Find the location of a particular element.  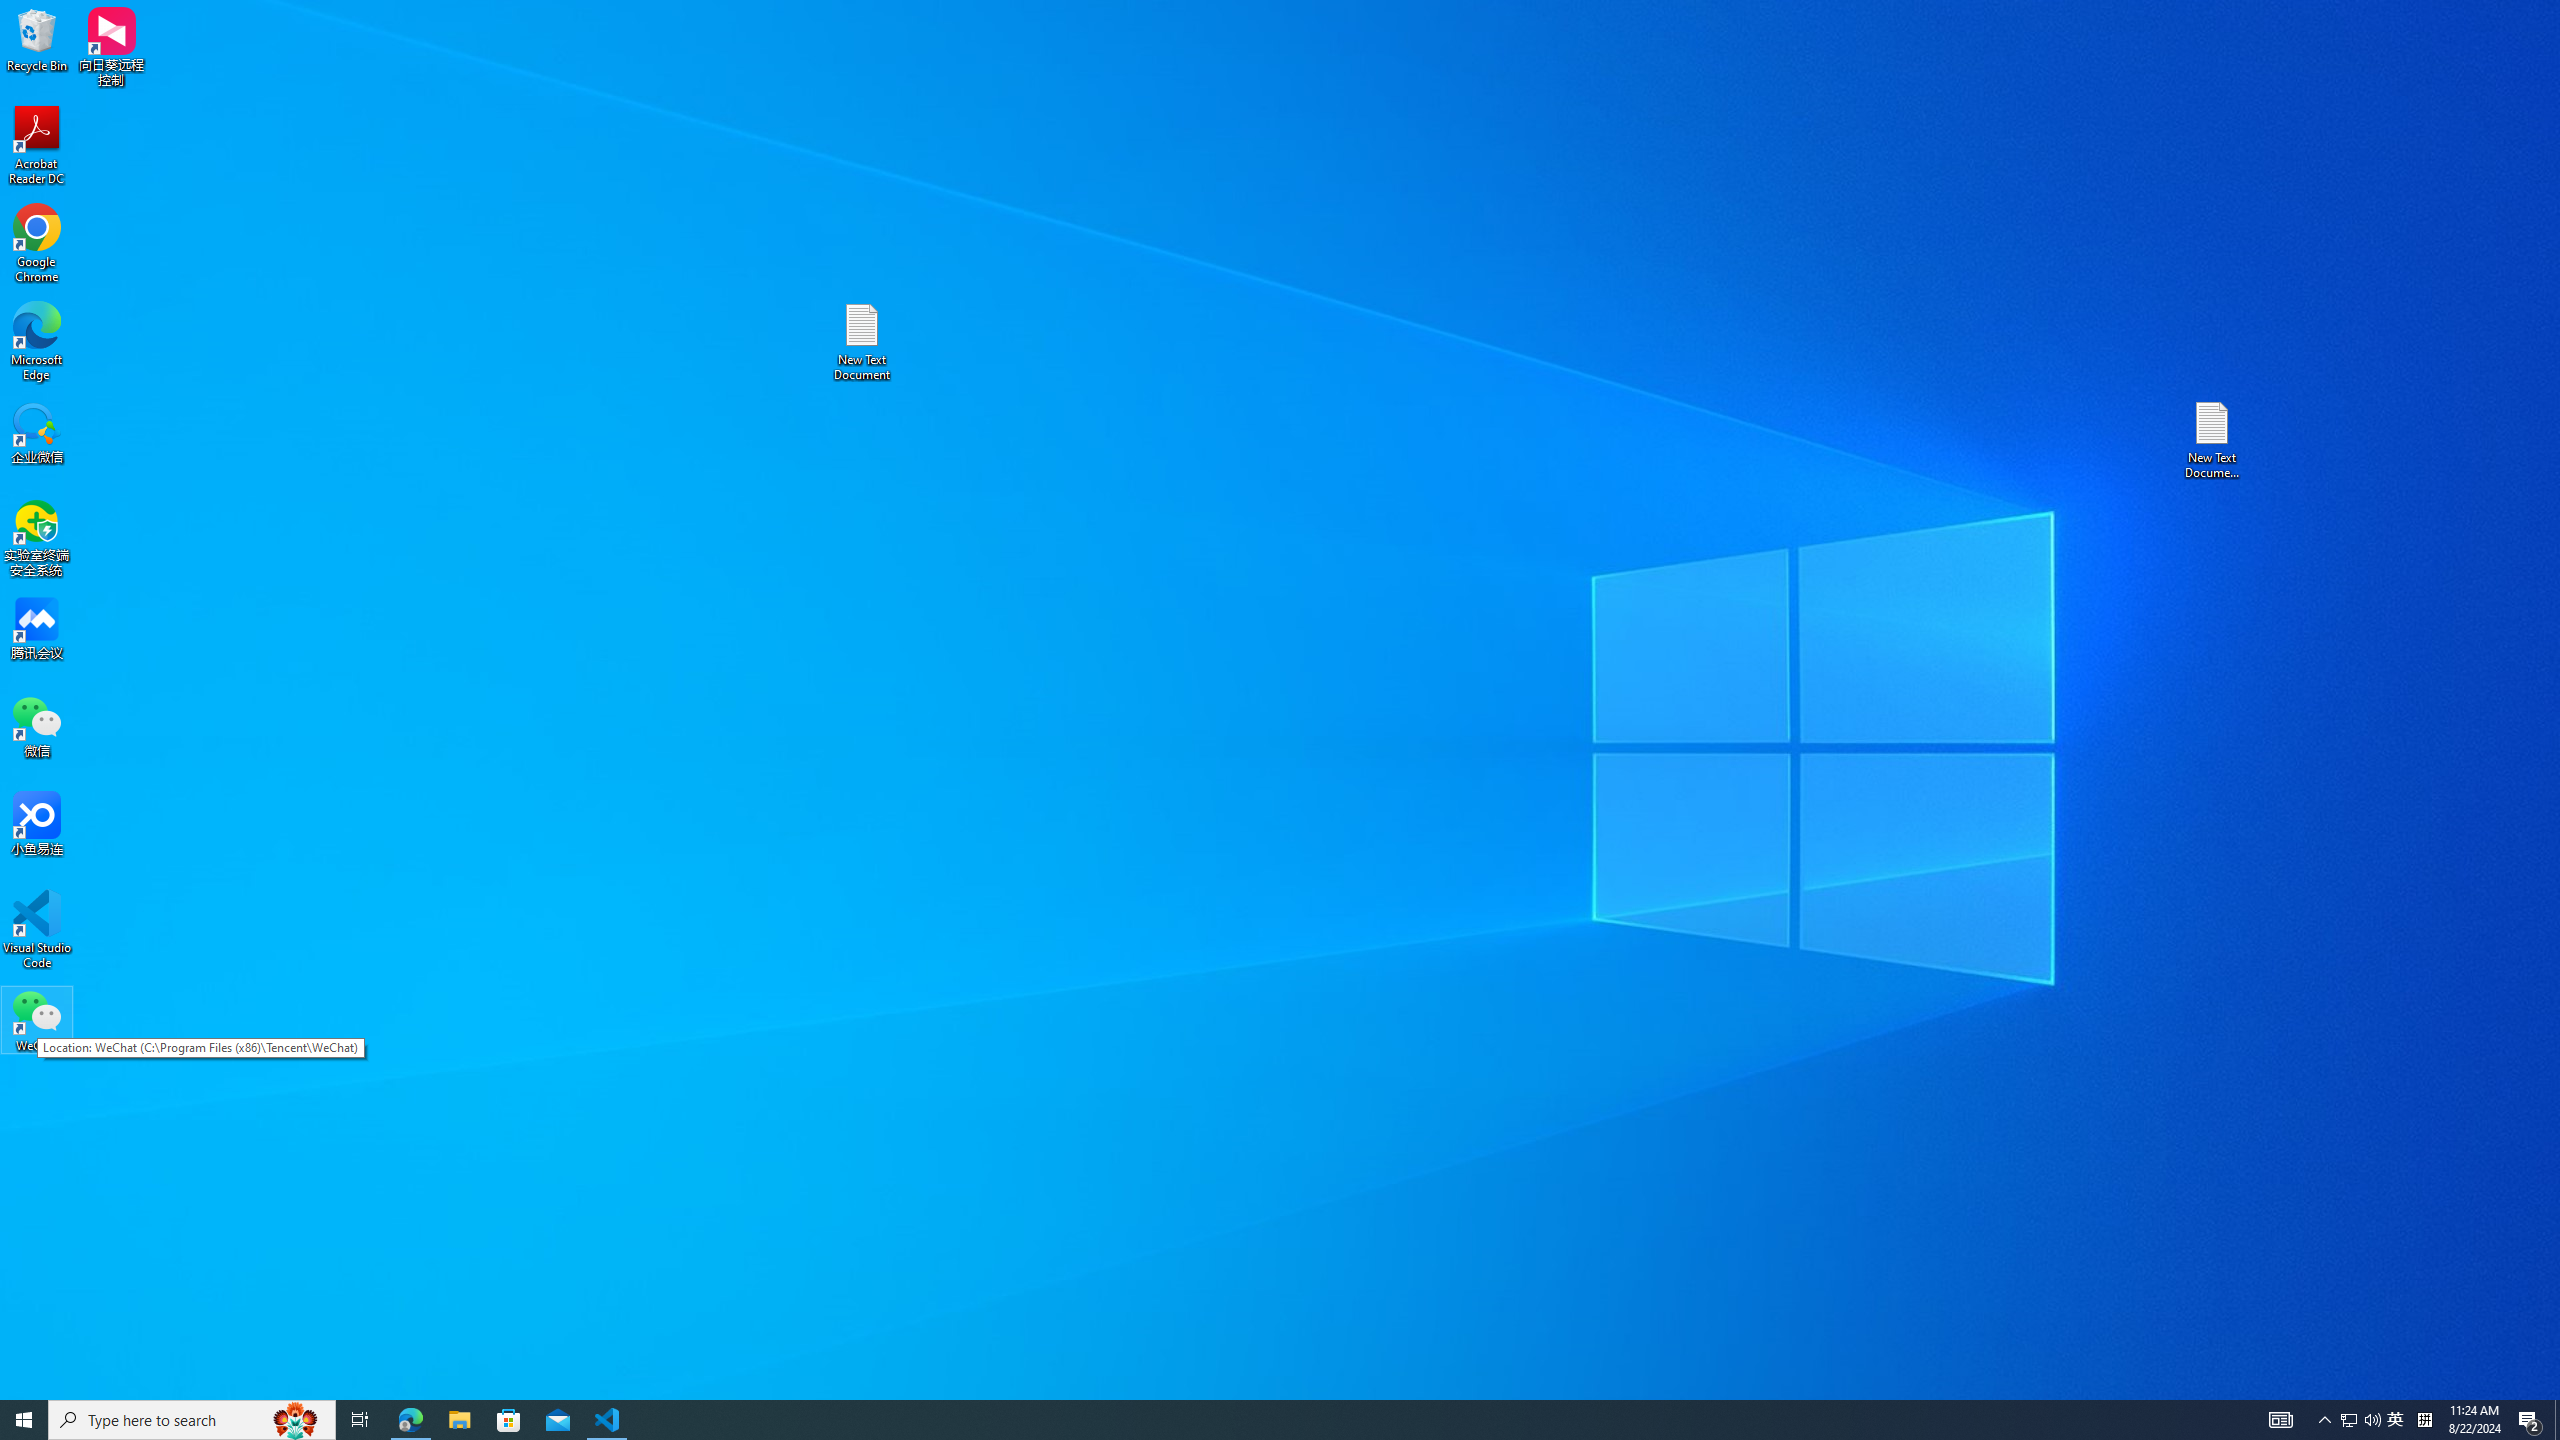

'Recycle Bin' is located at coordinates (36, 38).